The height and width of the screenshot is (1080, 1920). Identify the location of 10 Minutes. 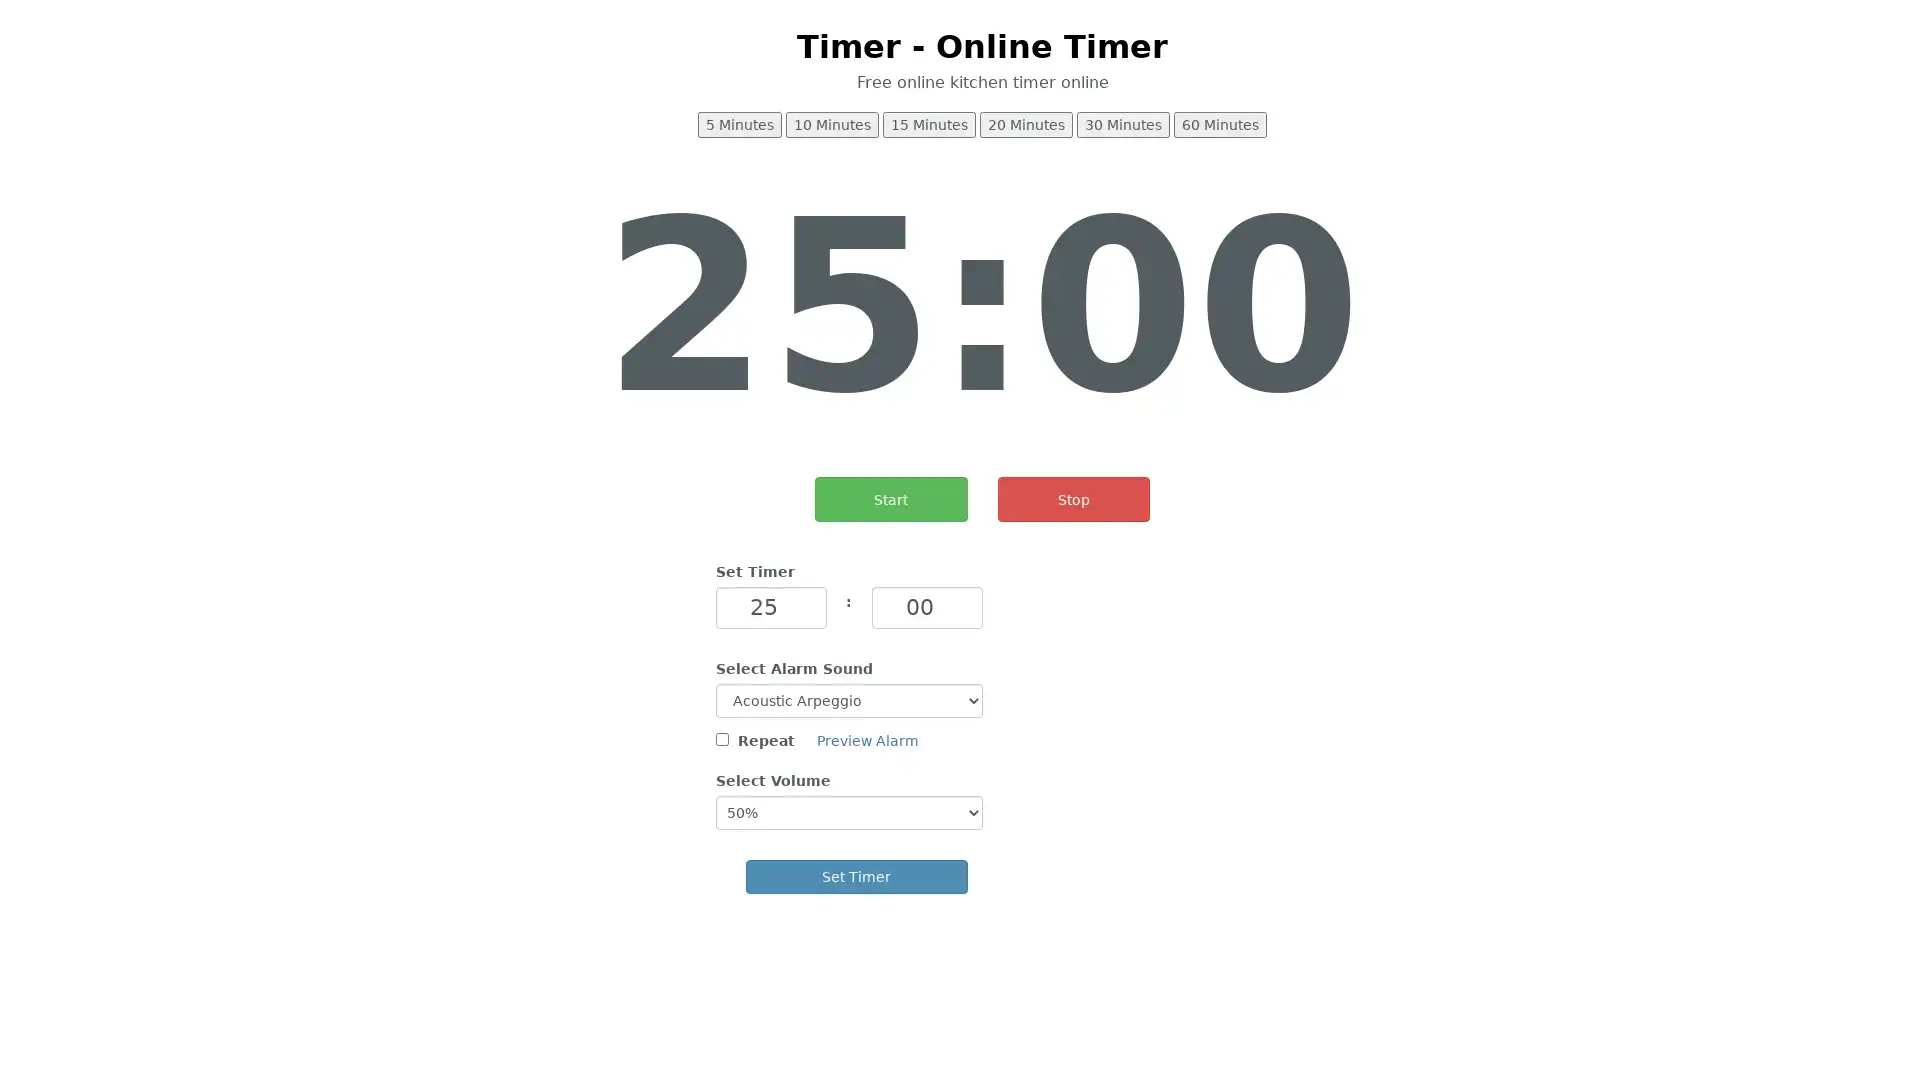
(832, 123).